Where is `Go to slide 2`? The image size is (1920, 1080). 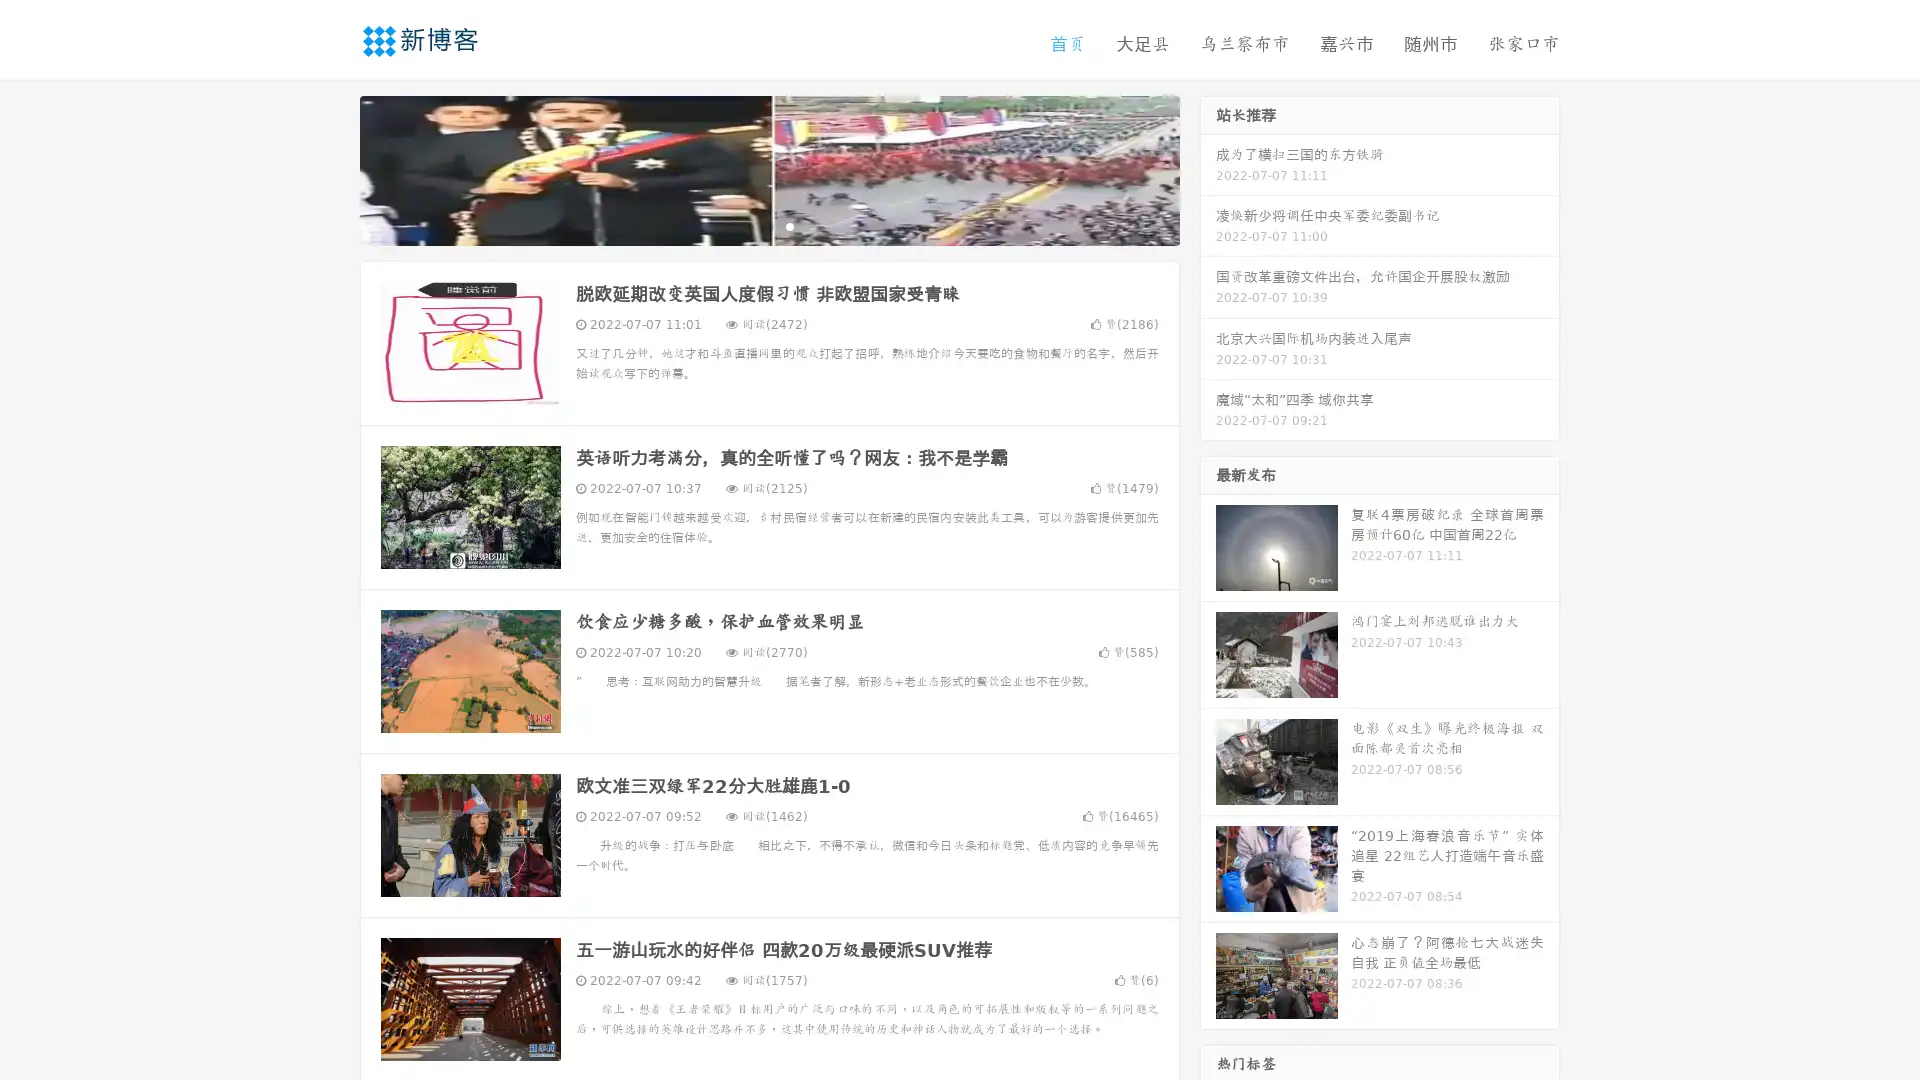 Go to slide 2 is located at coordinates (768, 225).